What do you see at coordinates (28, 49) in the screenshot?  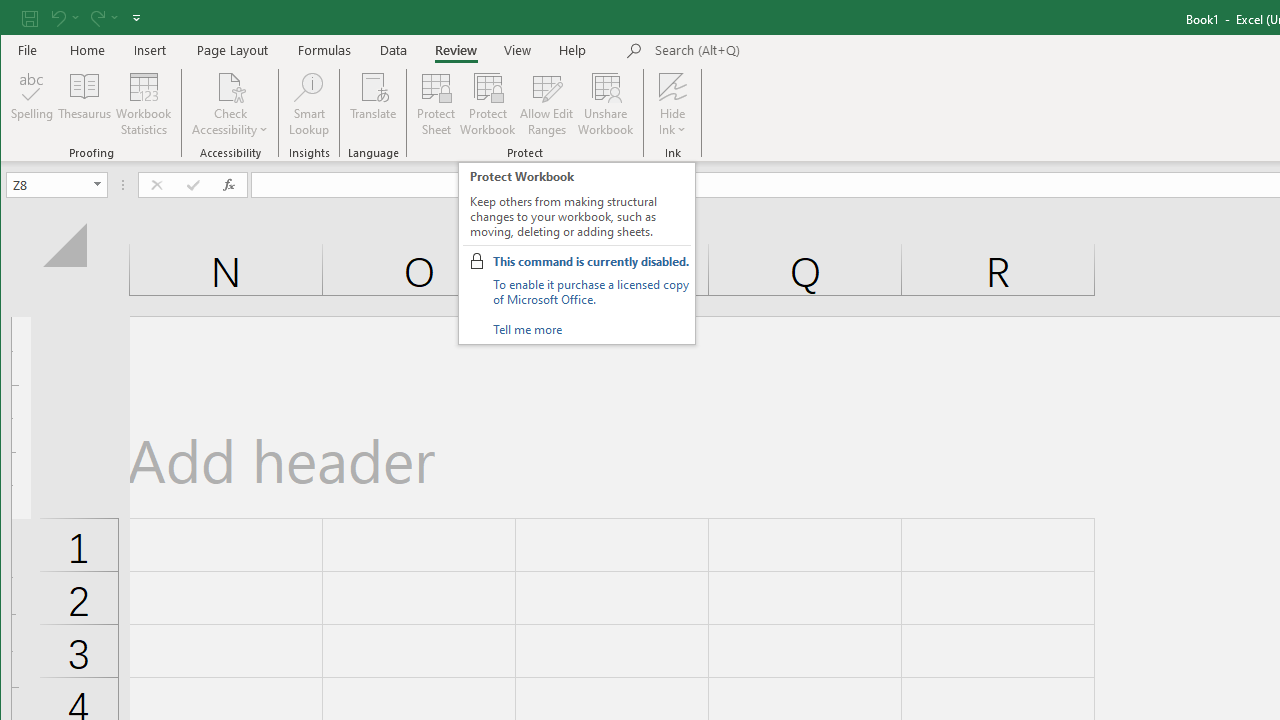 I see `'File Tab'` at bounding box center [28, 49].